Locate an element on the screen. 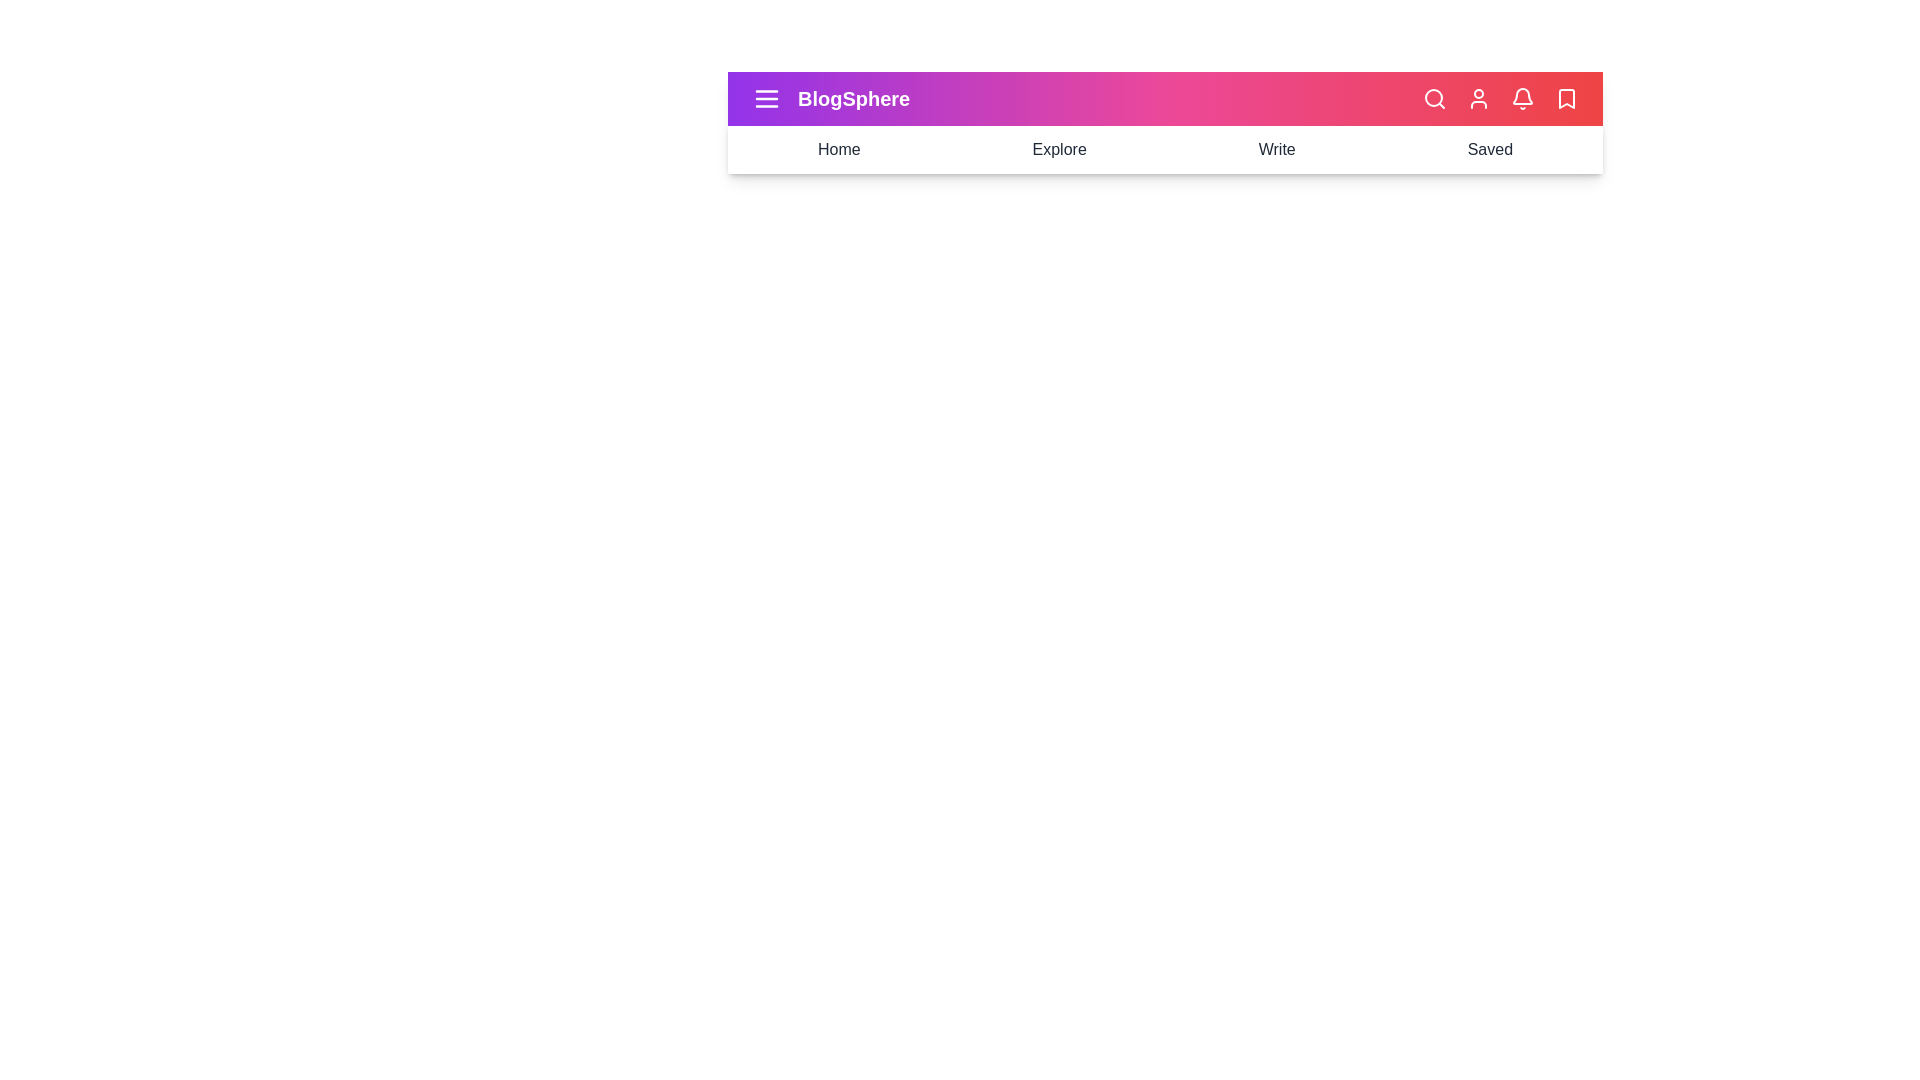  the element Menu to preview its effect is located at coordinates (766, 99).